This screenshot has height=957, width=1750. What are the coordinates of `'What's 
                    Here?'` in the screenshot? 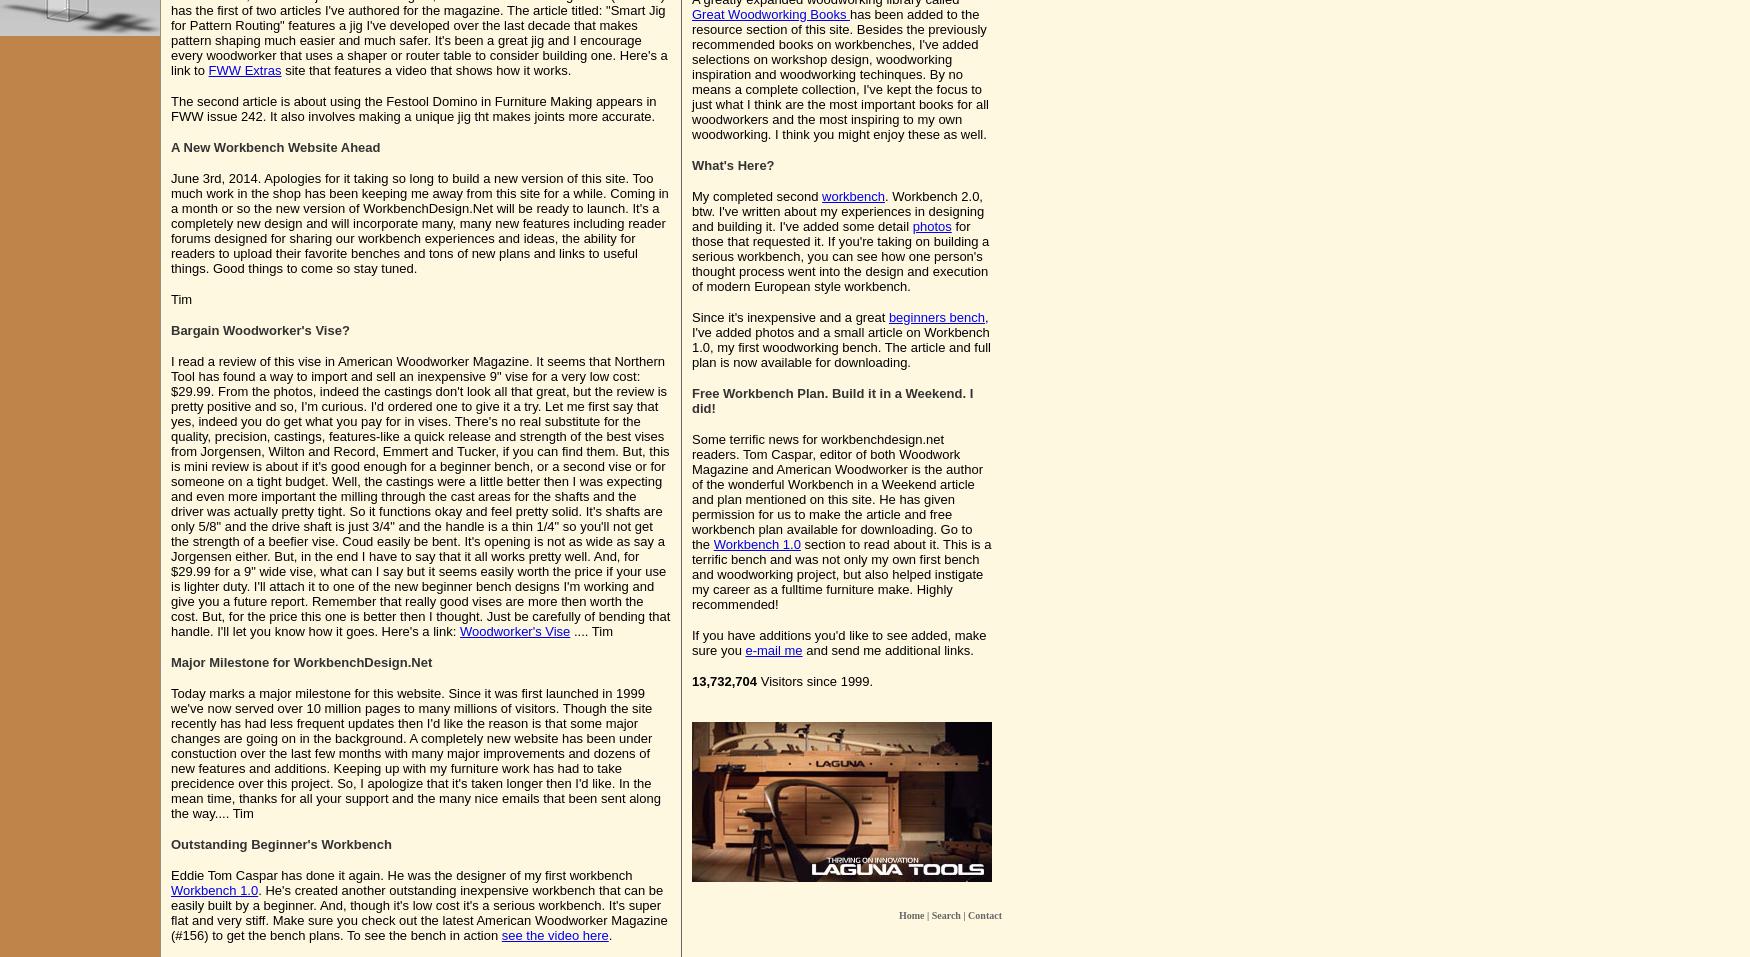 It's located at (733, 165).